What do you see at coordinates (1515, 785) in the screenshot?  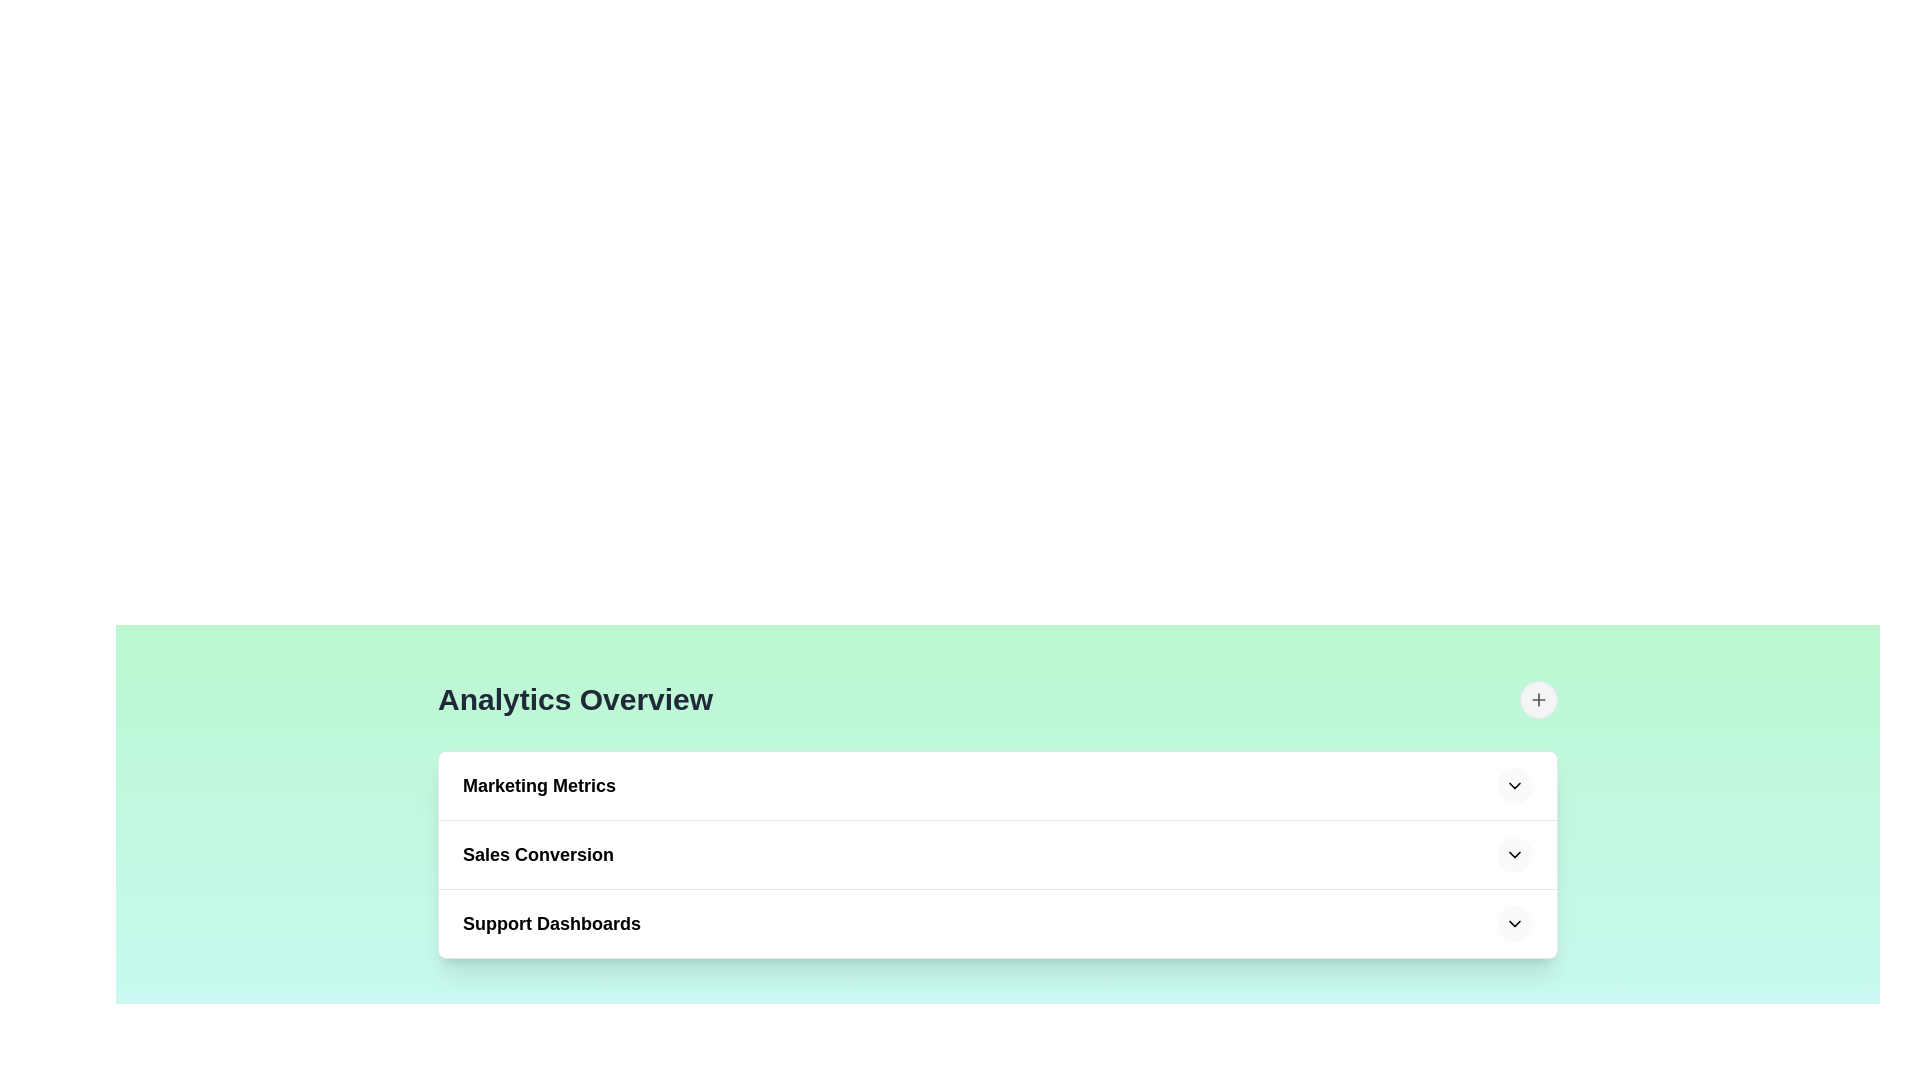 I see `the first downward-facing chevron icon` at bounding box center [1515, 785].